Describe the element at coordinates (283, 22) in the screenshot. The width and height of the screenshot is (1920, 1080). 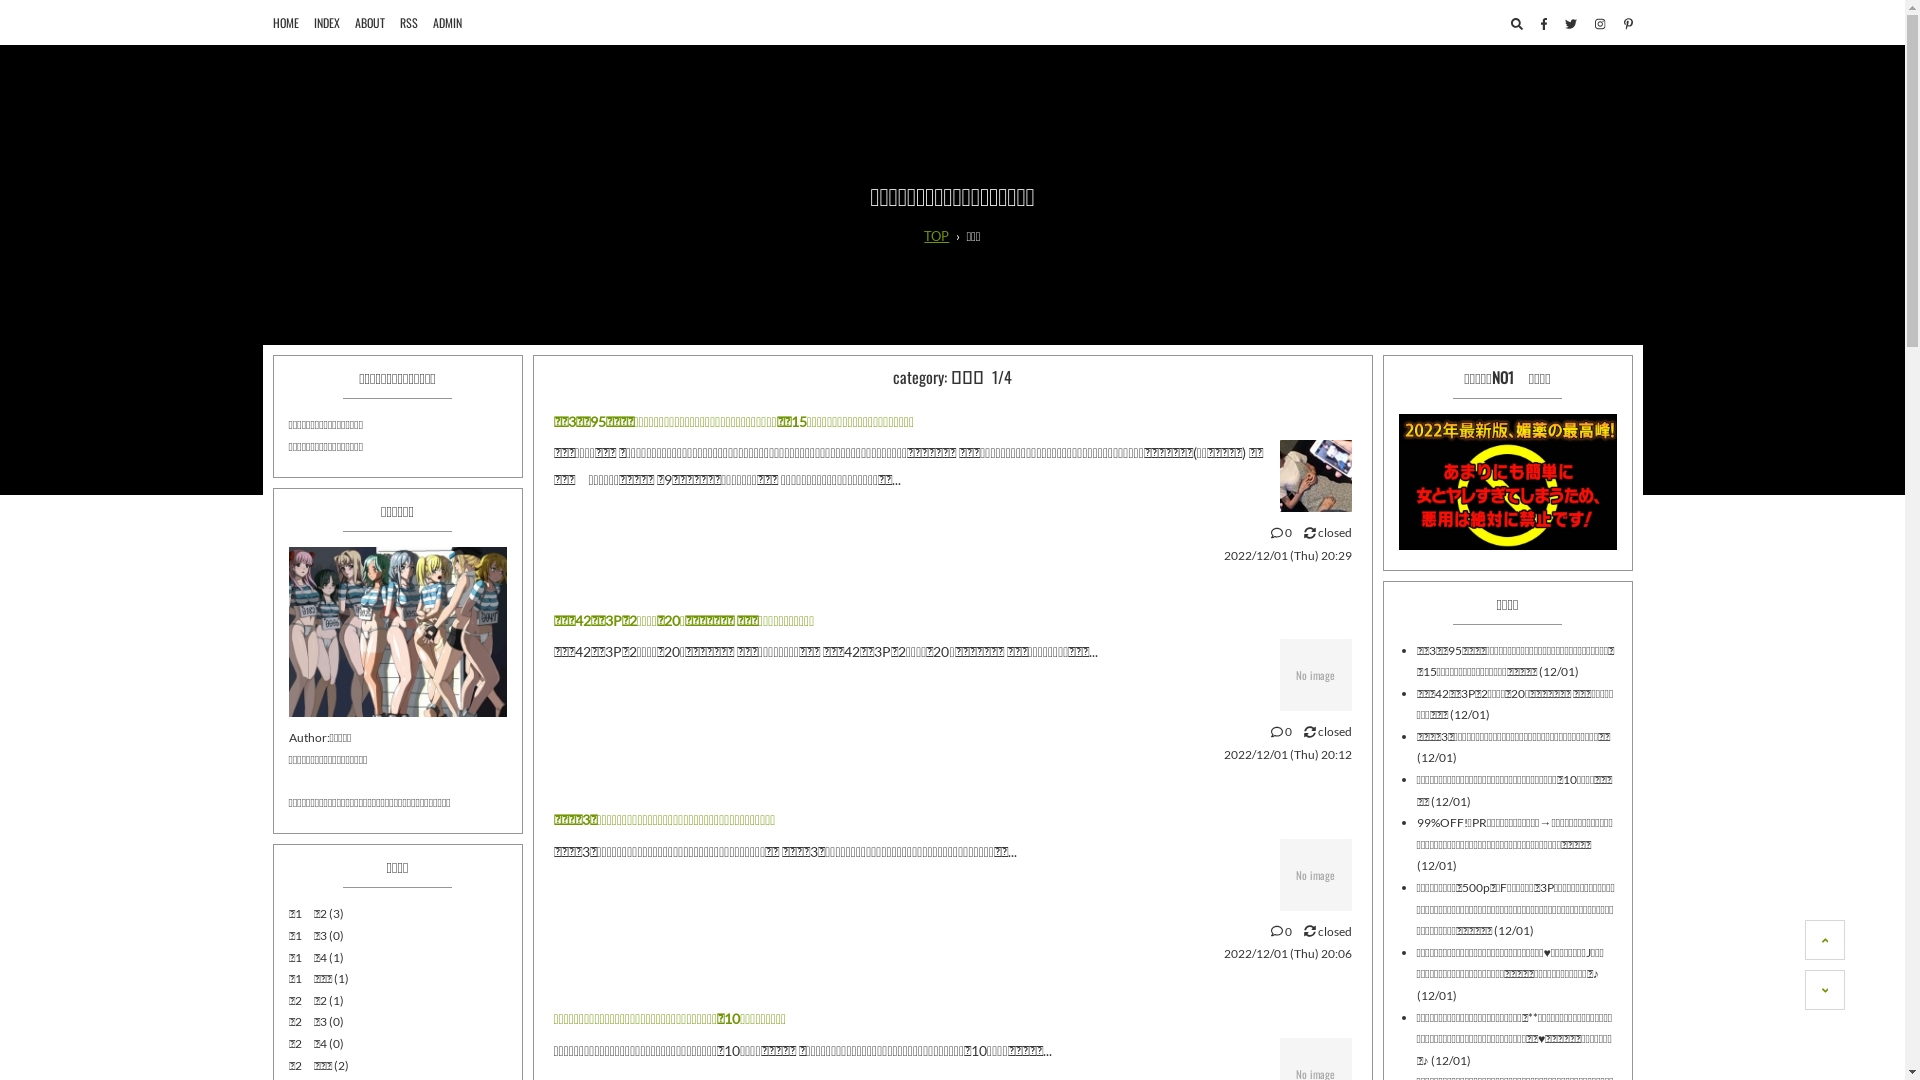
I see `'HOME'` at that location.